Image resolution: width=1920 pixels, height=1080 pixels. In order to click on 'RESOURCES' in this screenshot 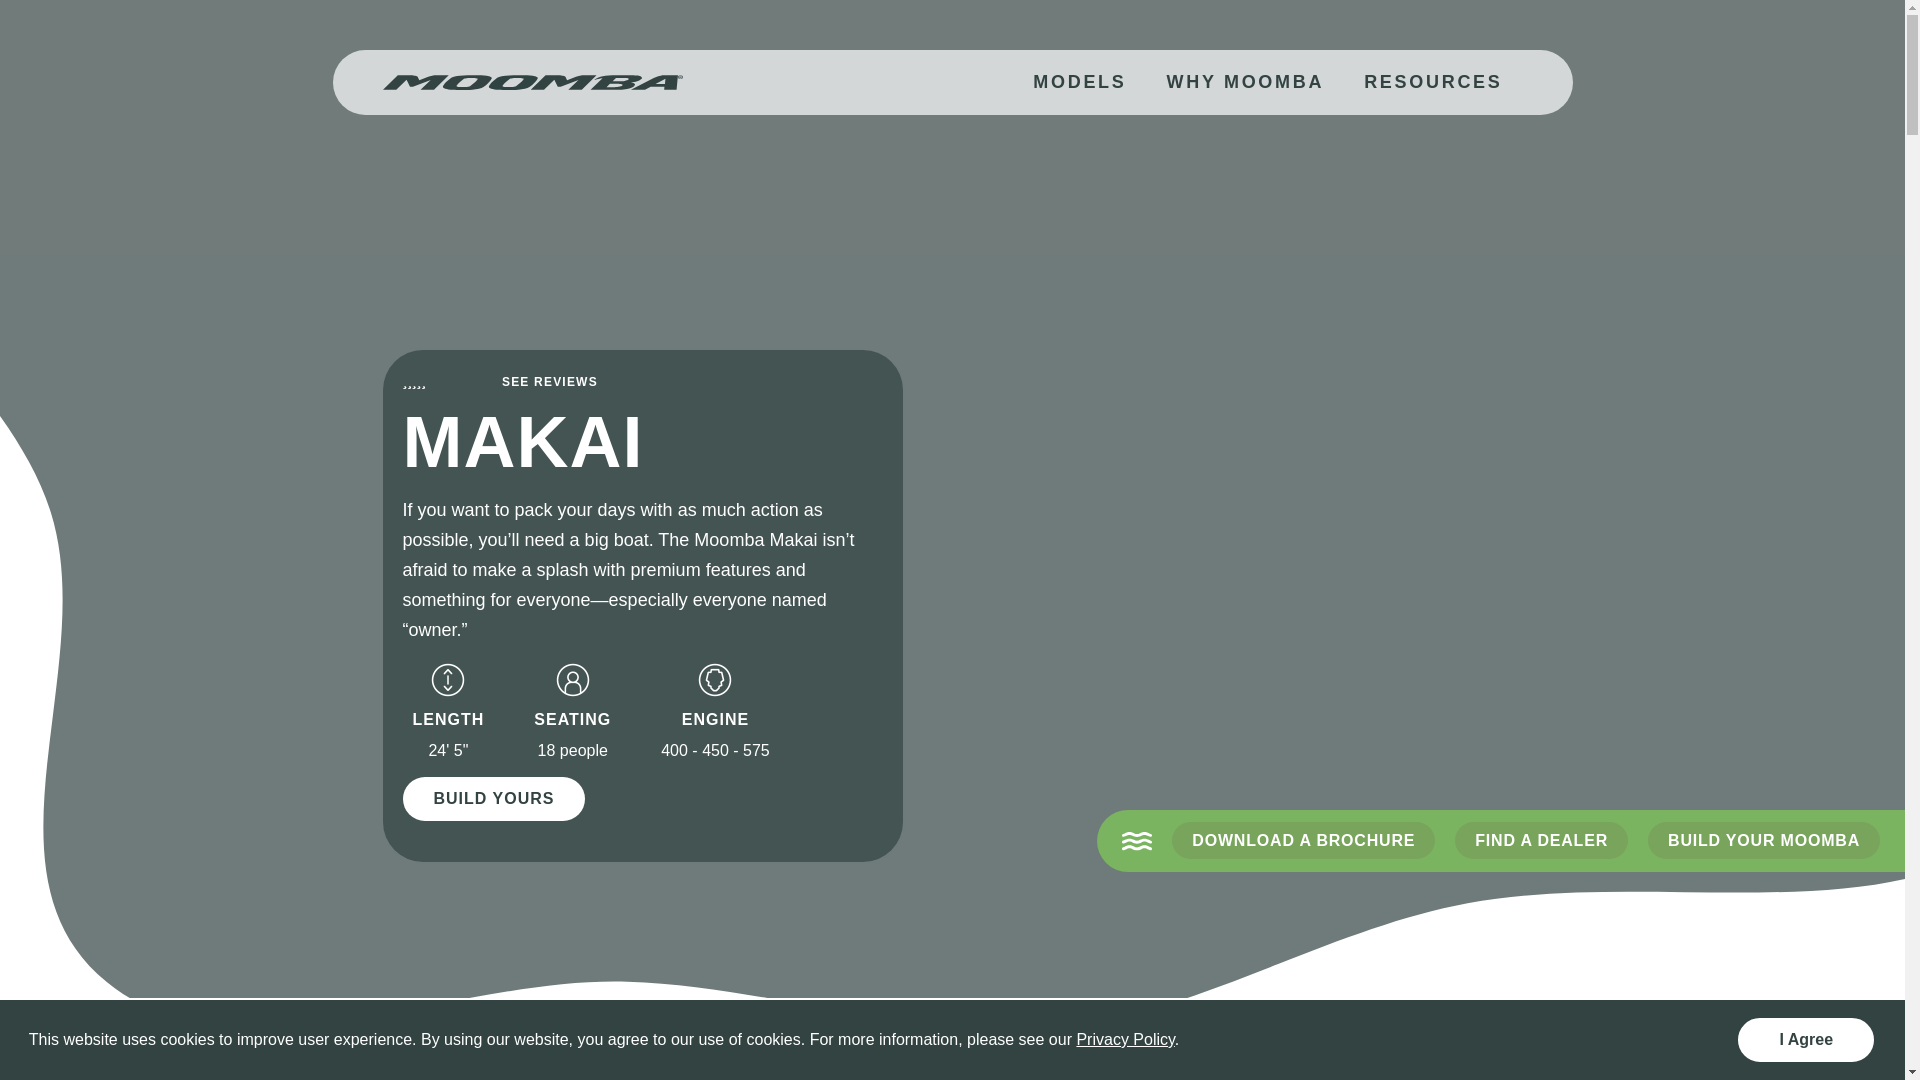, I will do `click(1432, 81)`.